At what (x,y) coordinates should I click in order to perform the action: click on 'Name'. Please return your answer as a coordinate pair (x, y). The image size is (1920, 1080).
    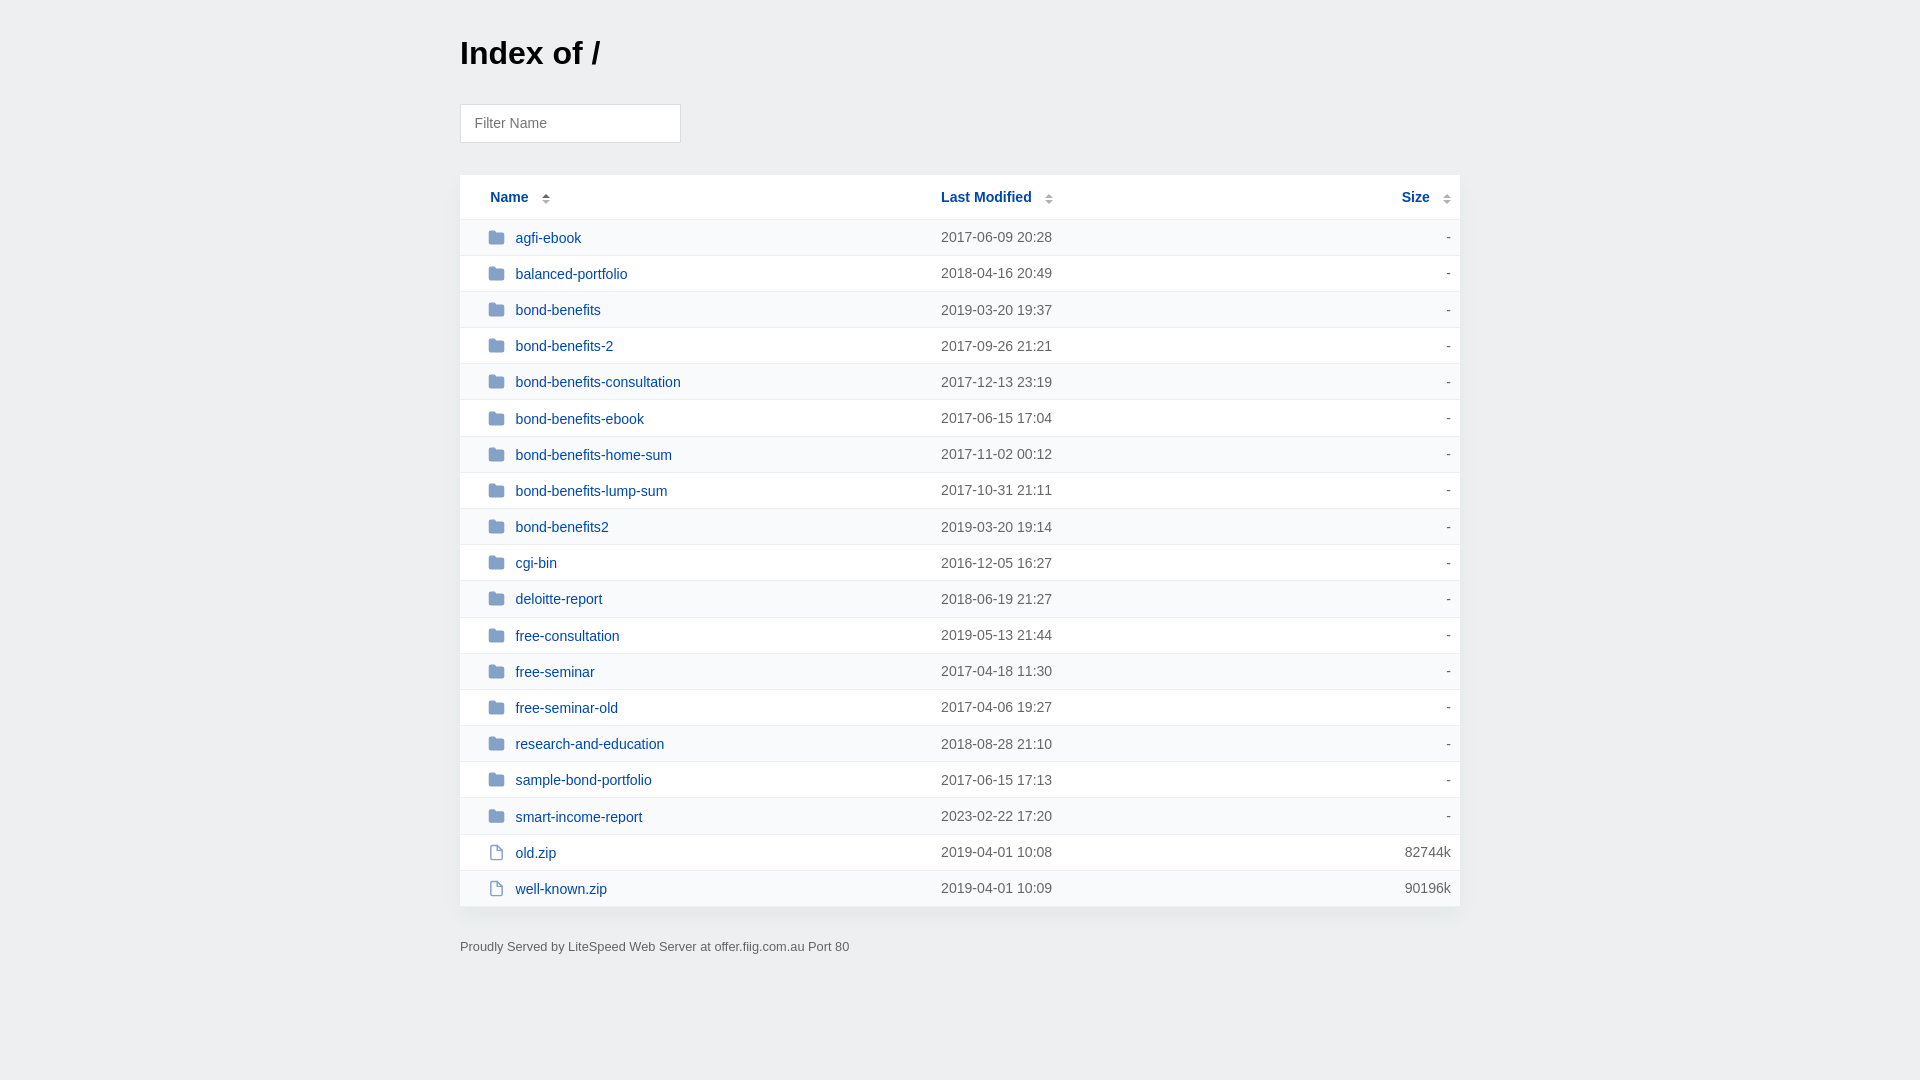
    Looking at the image, I should click on (508, 196).